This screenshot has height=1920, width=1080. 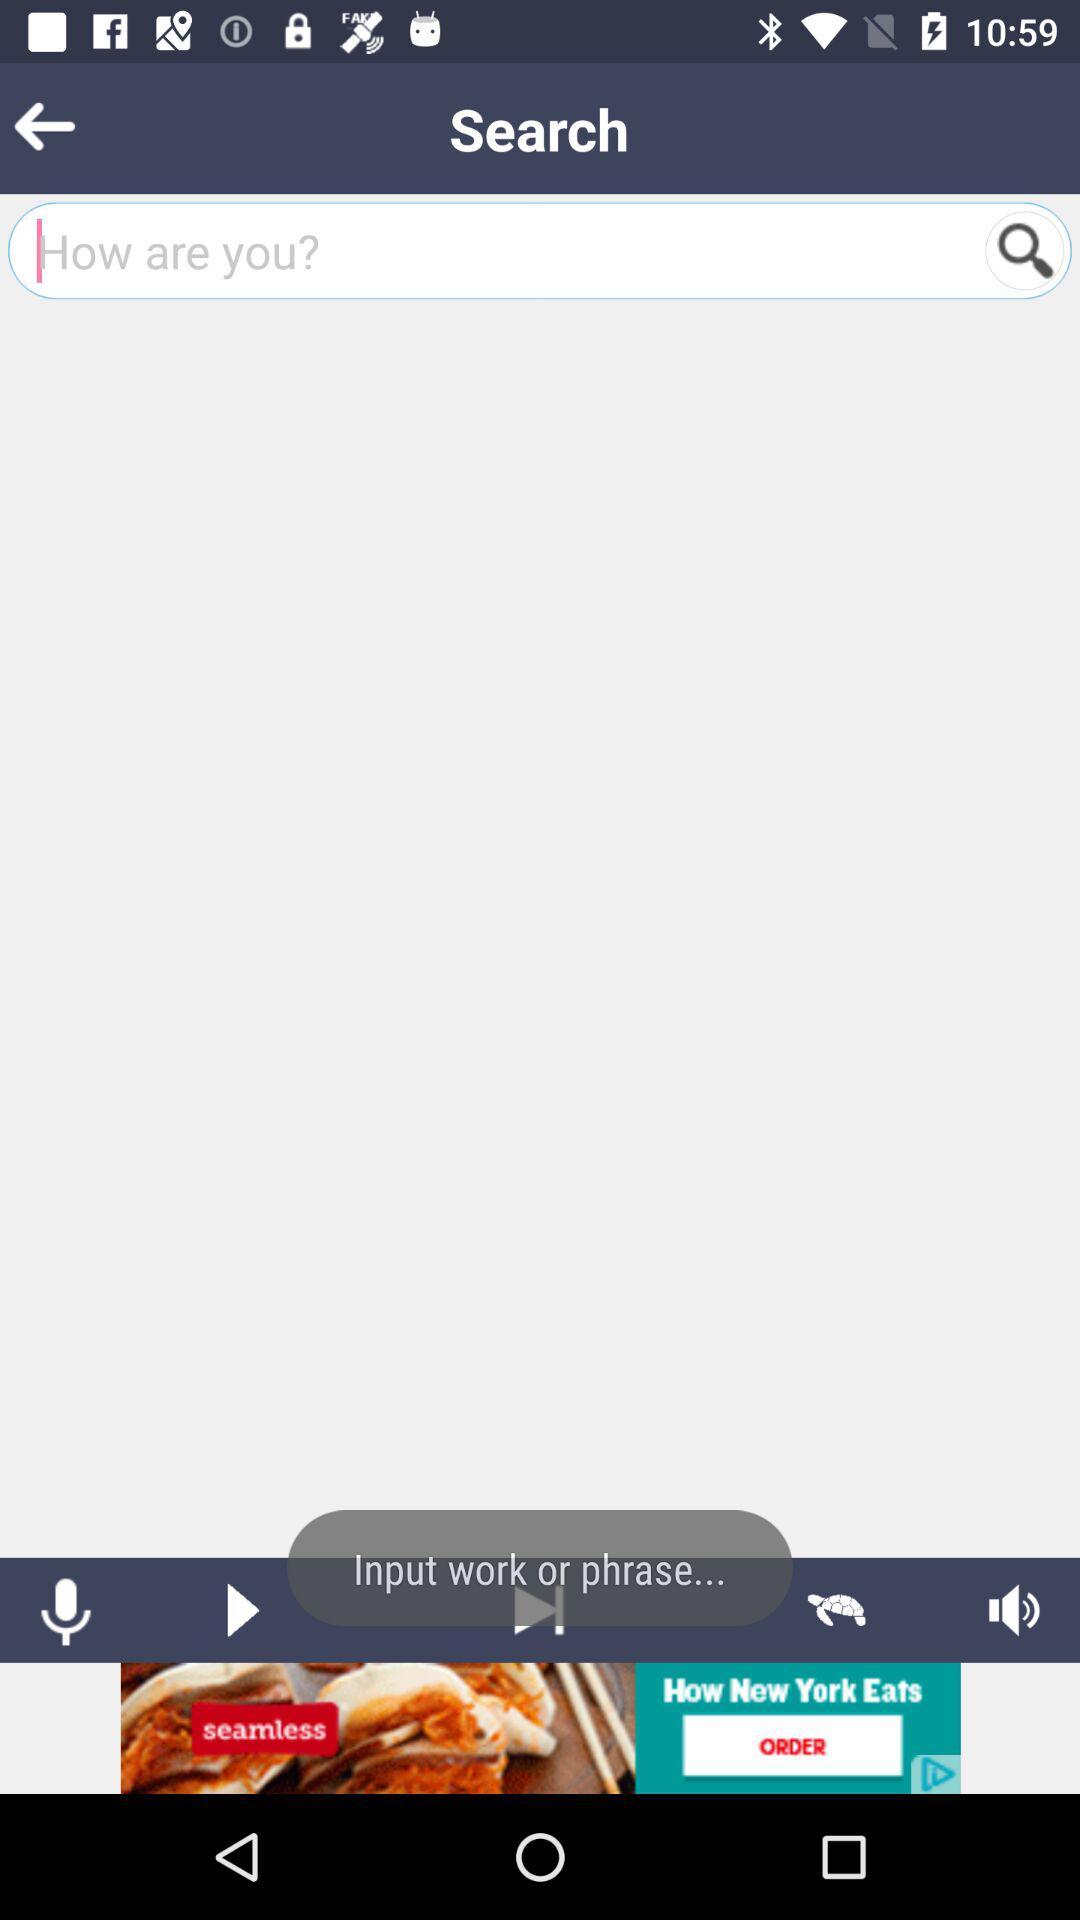 What do you see at coordinates (242, 1610) in the screenshot?
I see `play` at bounding box center [242, 1610].